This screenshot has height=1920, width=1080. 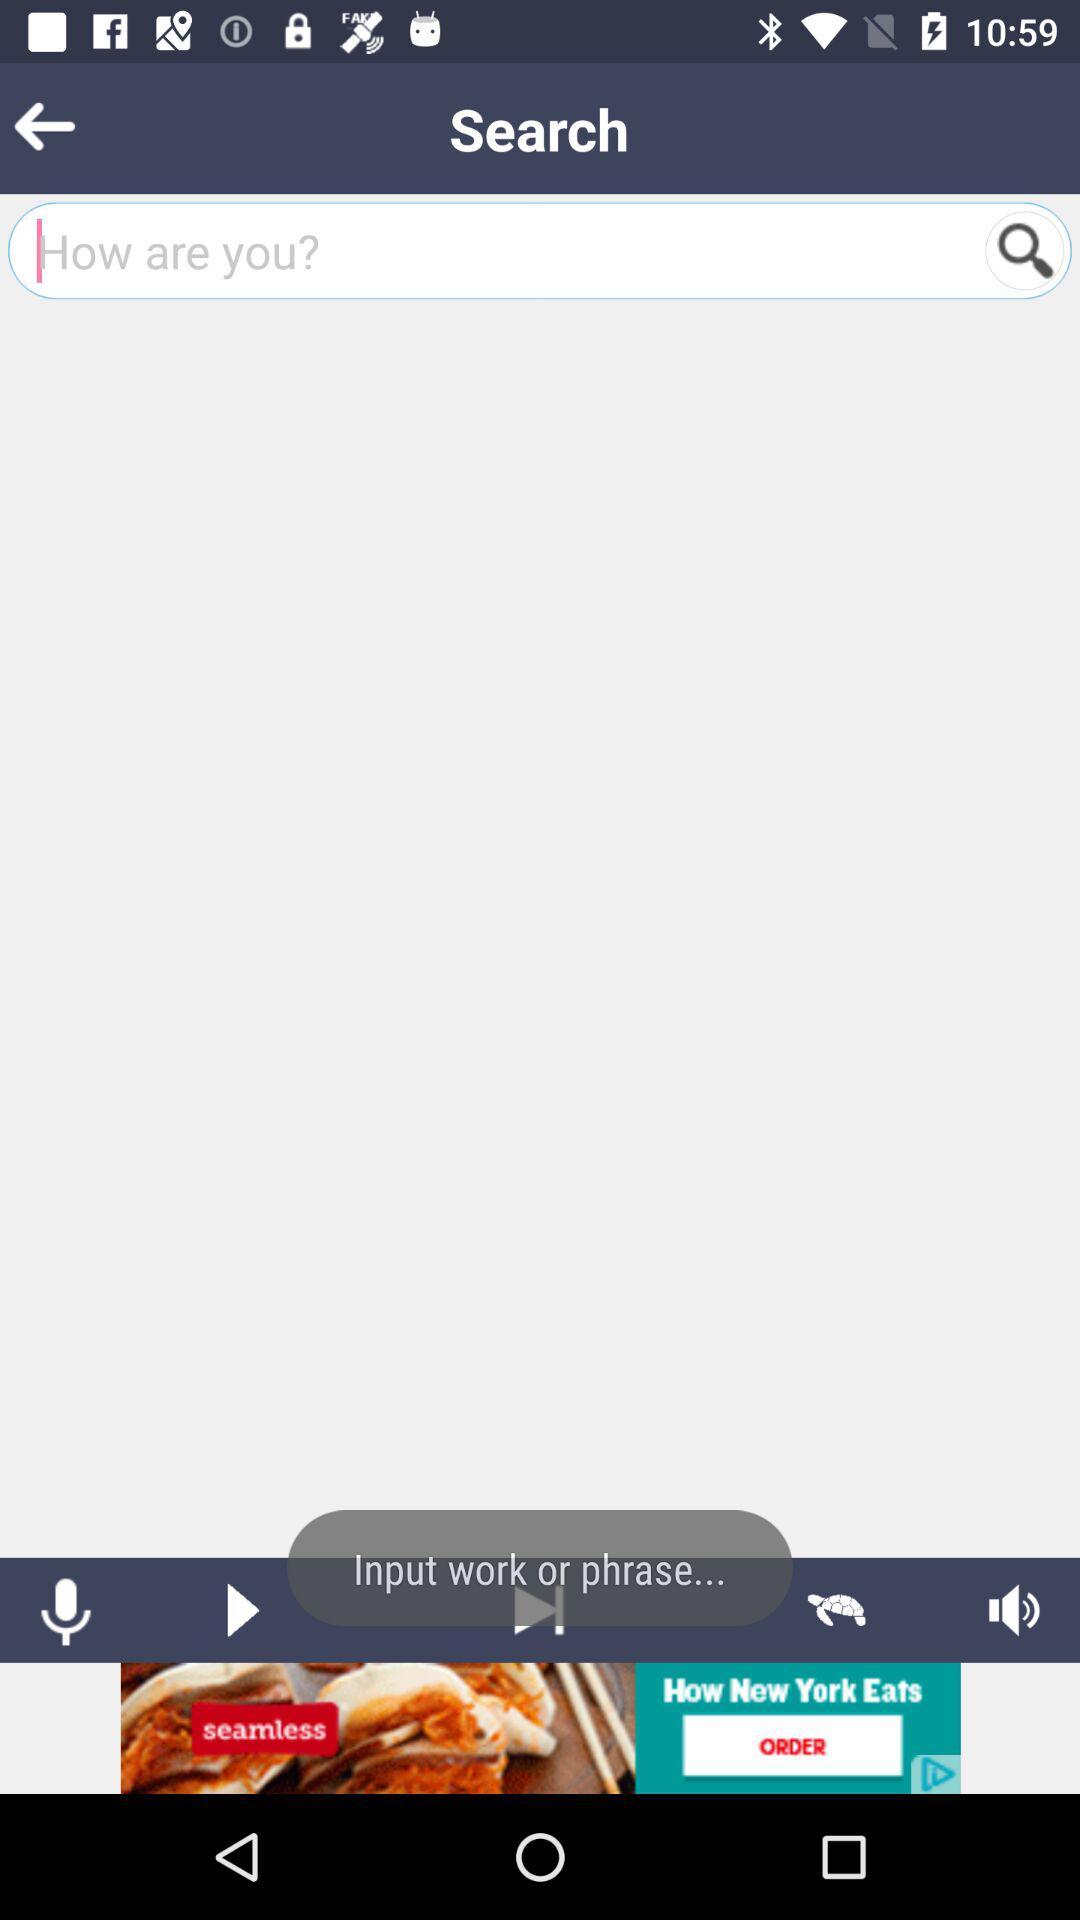 What do you see at coordinates (242, 1610) in the screenshot?
I see `play` at bounding box center [242, 1610].